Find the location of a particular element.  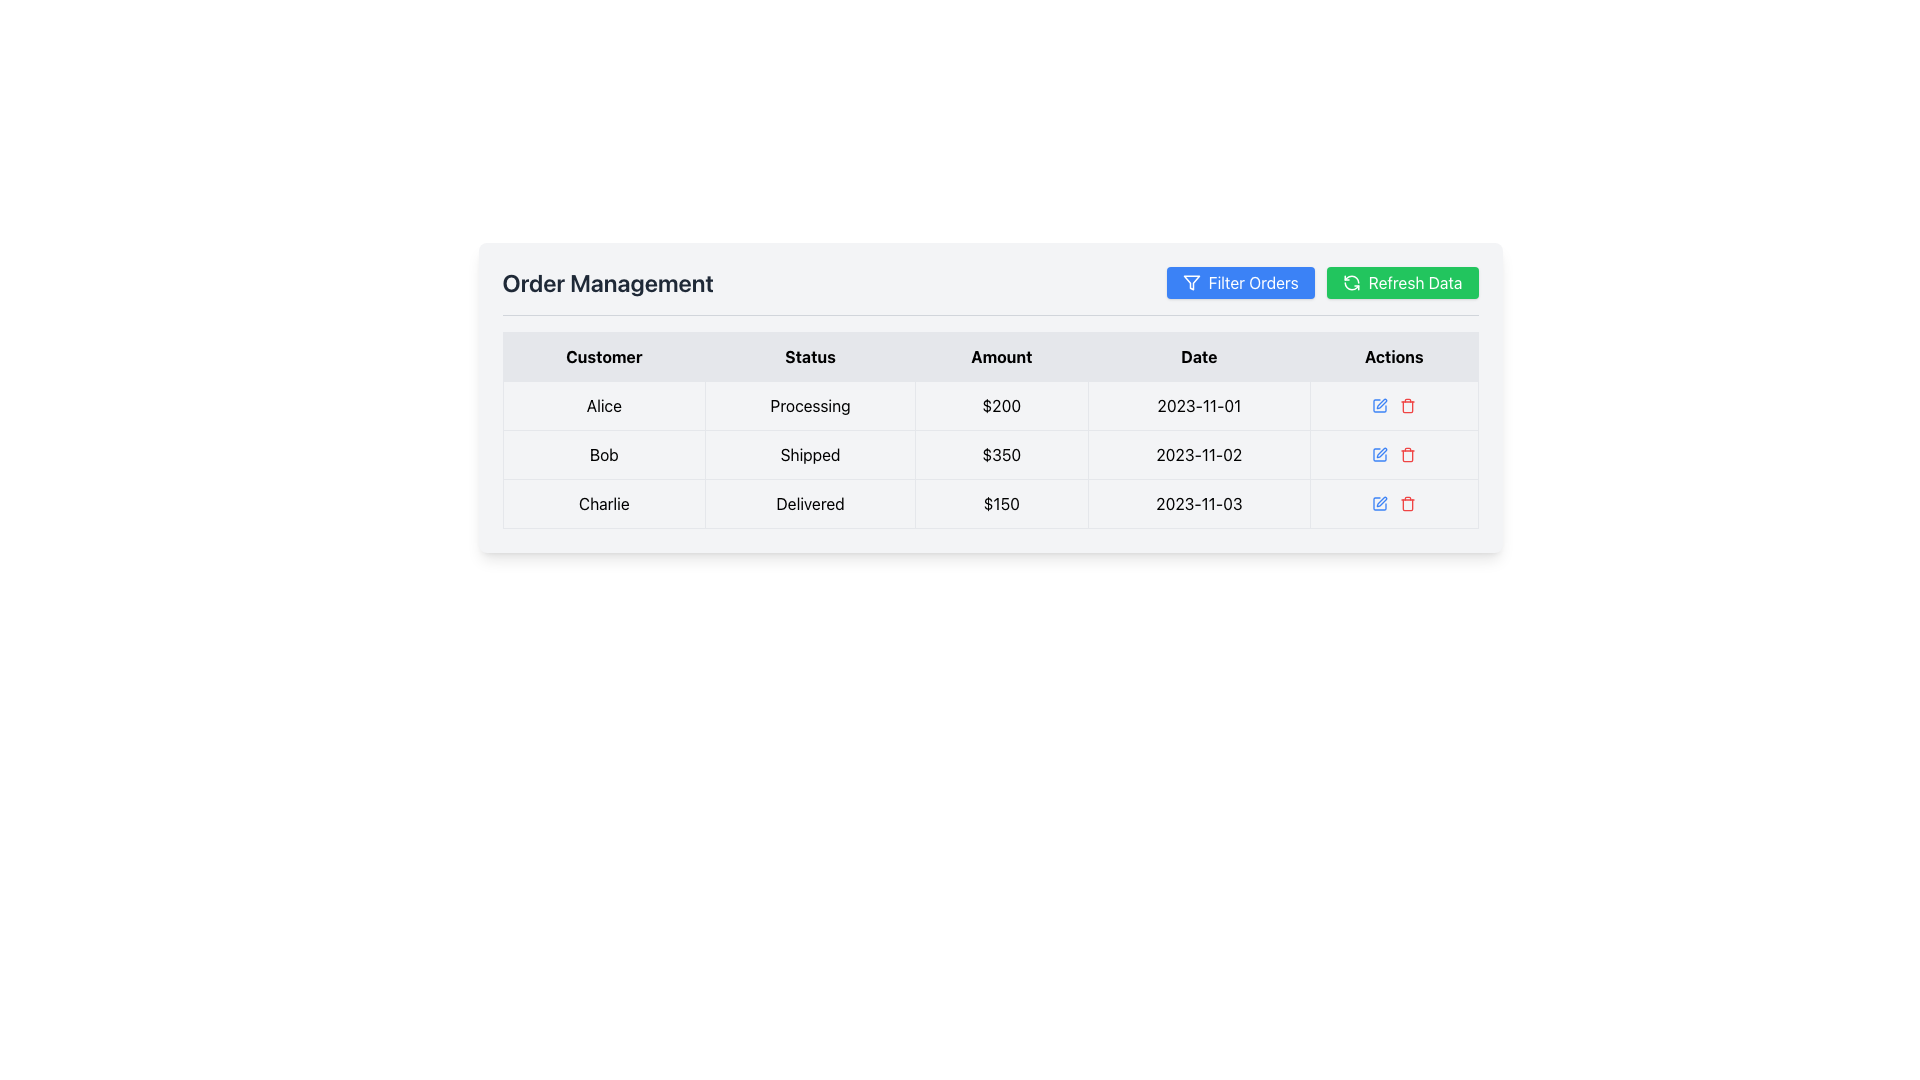

the status label indicating the order status for the customer 'Charlie', which shows that the order is delivered is located at coordinates (810, 503).